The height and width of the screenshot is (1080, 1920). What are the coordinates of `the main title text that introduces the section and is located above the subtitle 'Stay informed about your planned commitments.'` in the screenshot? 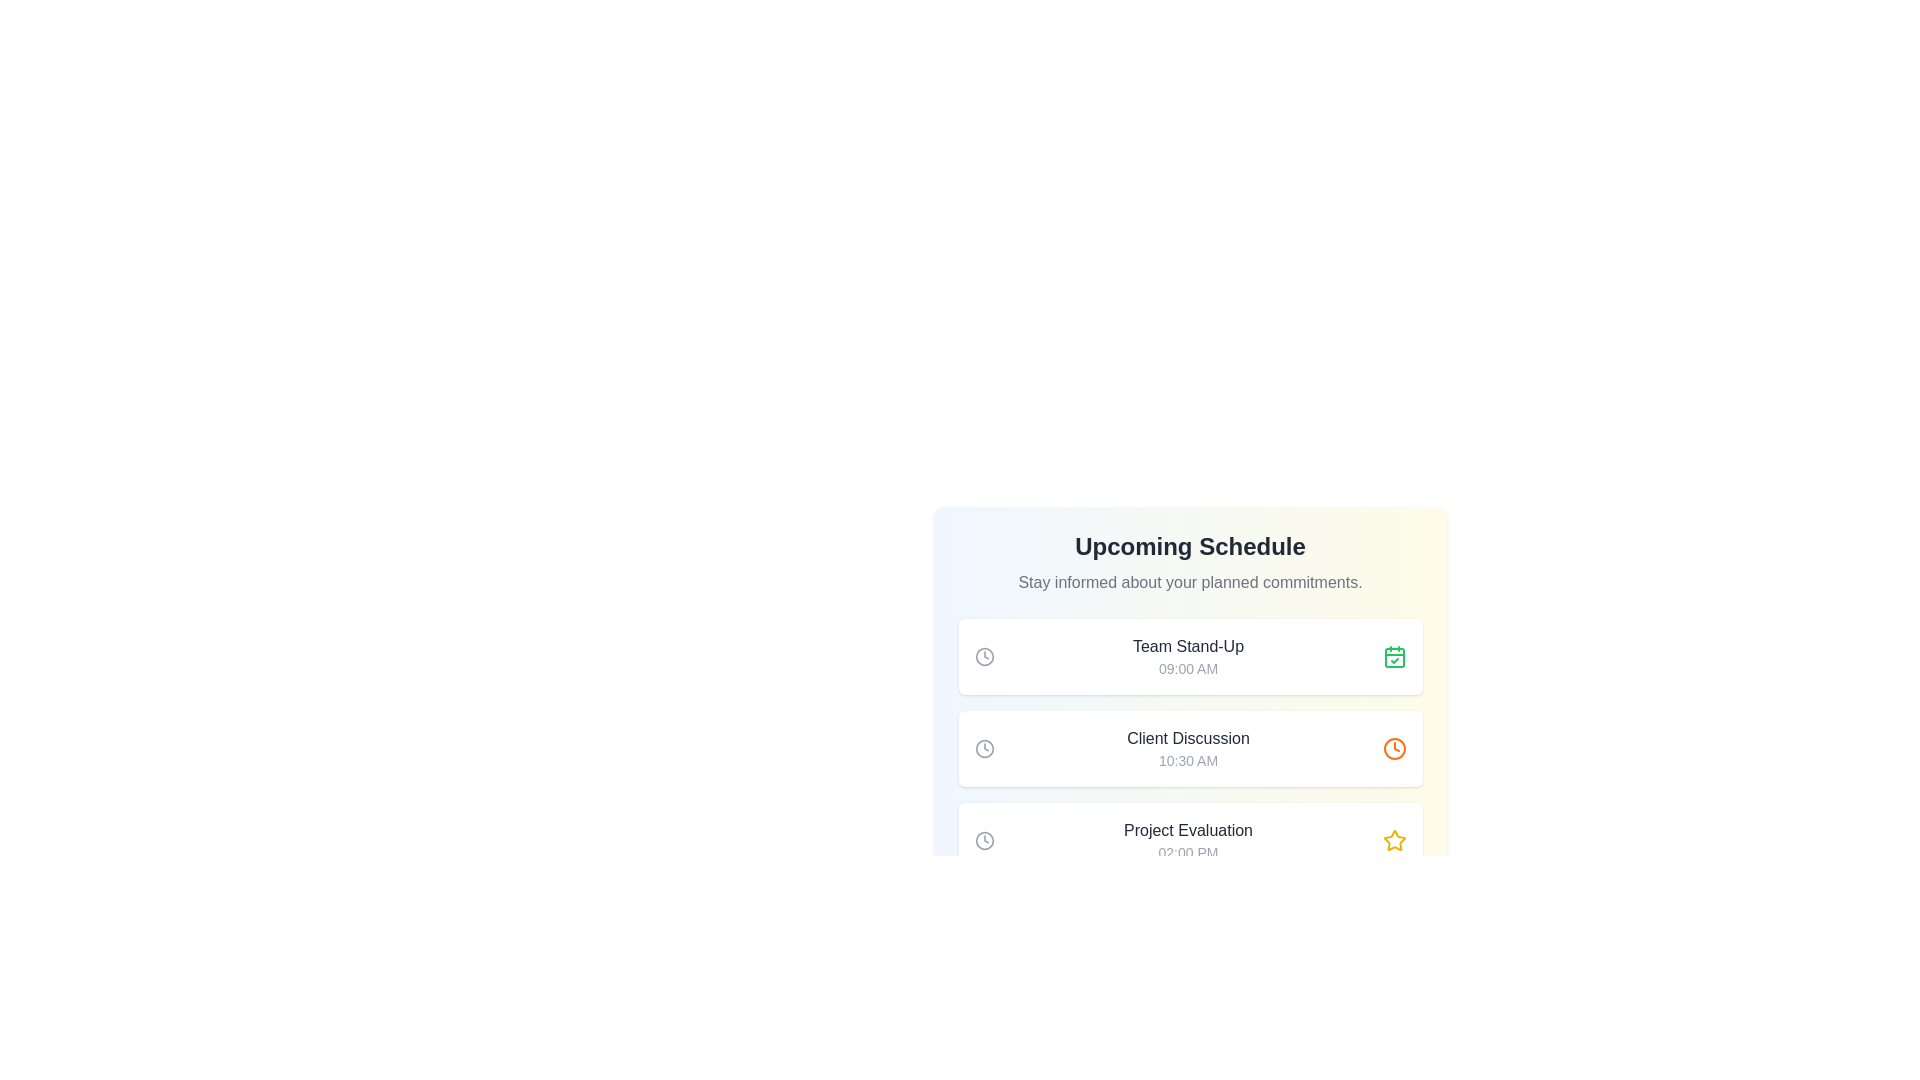 It's located at (1190, 547).